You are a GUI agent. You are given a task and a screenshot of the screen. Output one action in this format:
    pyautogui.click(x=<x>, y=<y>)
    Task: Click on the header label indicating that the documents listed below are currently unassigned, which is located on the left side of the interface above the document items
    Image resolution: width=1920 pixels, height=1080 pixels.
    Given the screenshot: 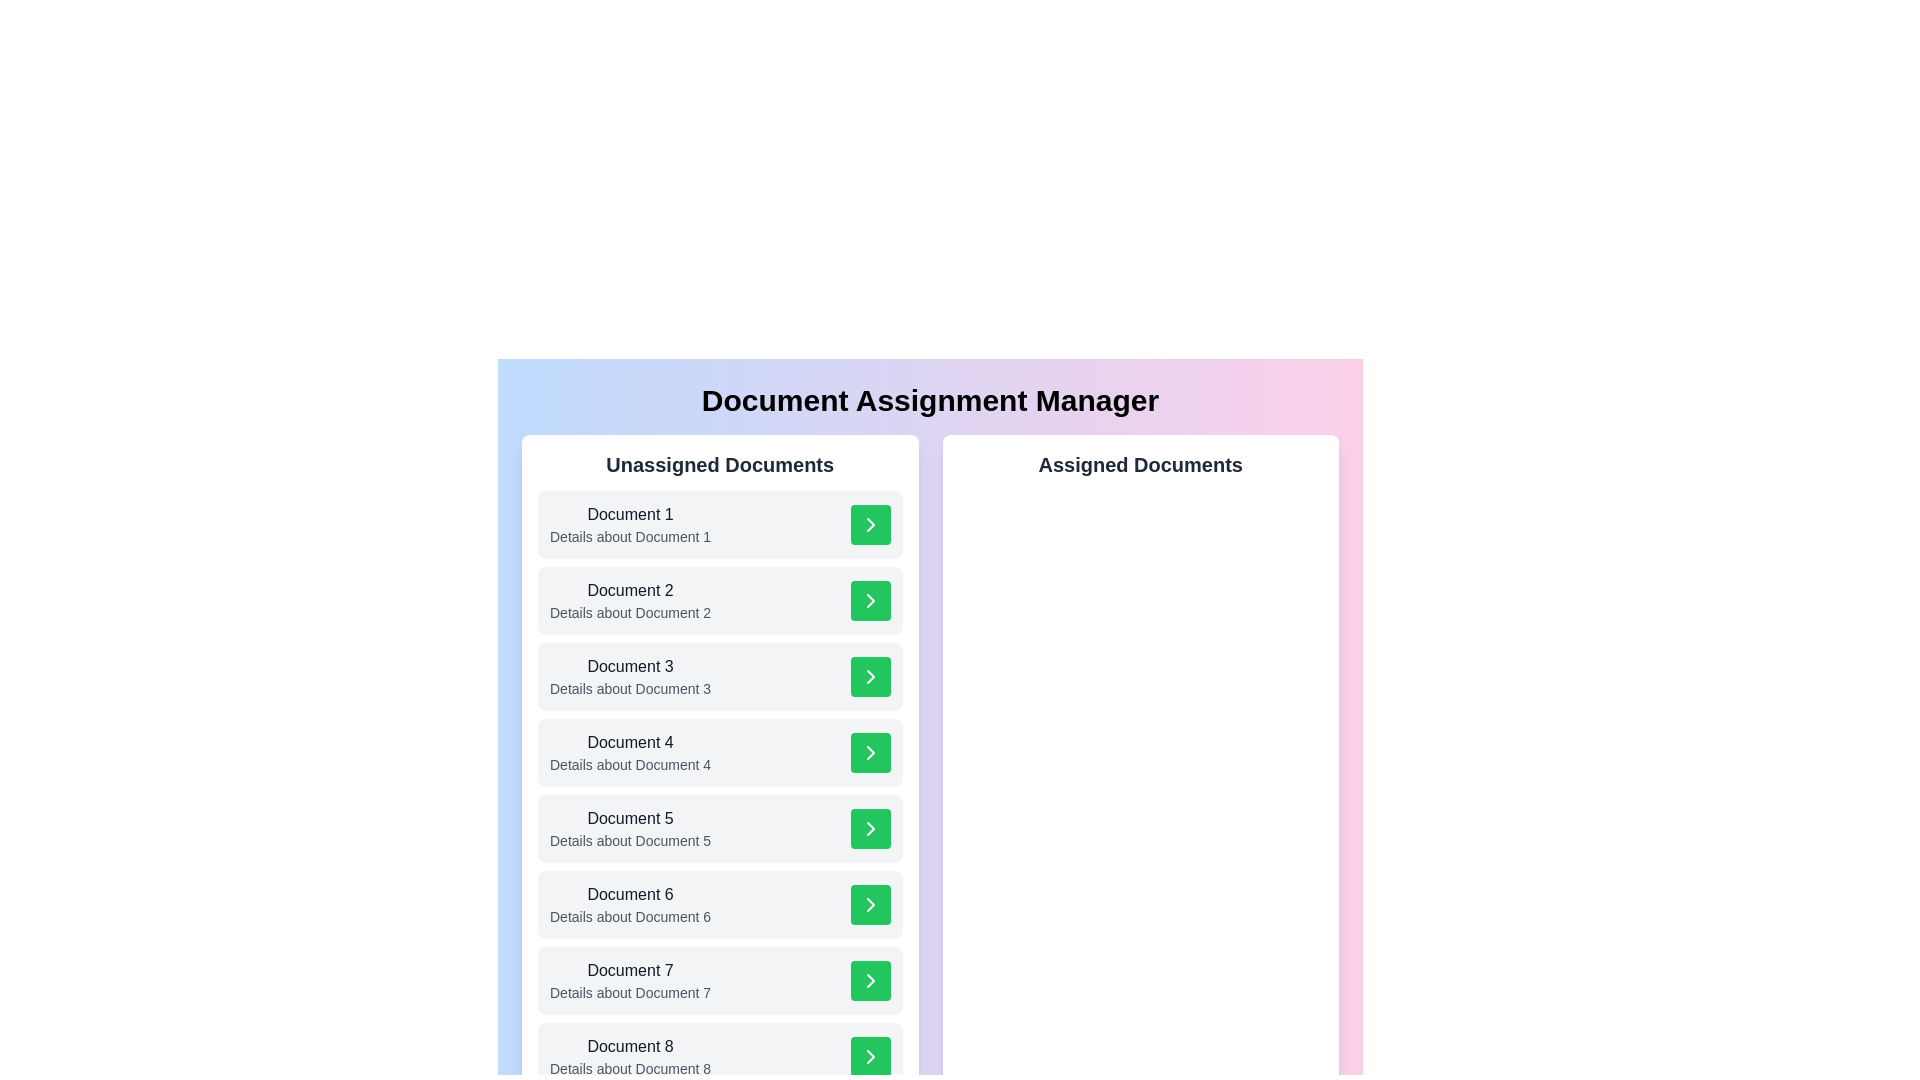 What is the action you would take?
    pyautogui.click(x=720, y=465)
    